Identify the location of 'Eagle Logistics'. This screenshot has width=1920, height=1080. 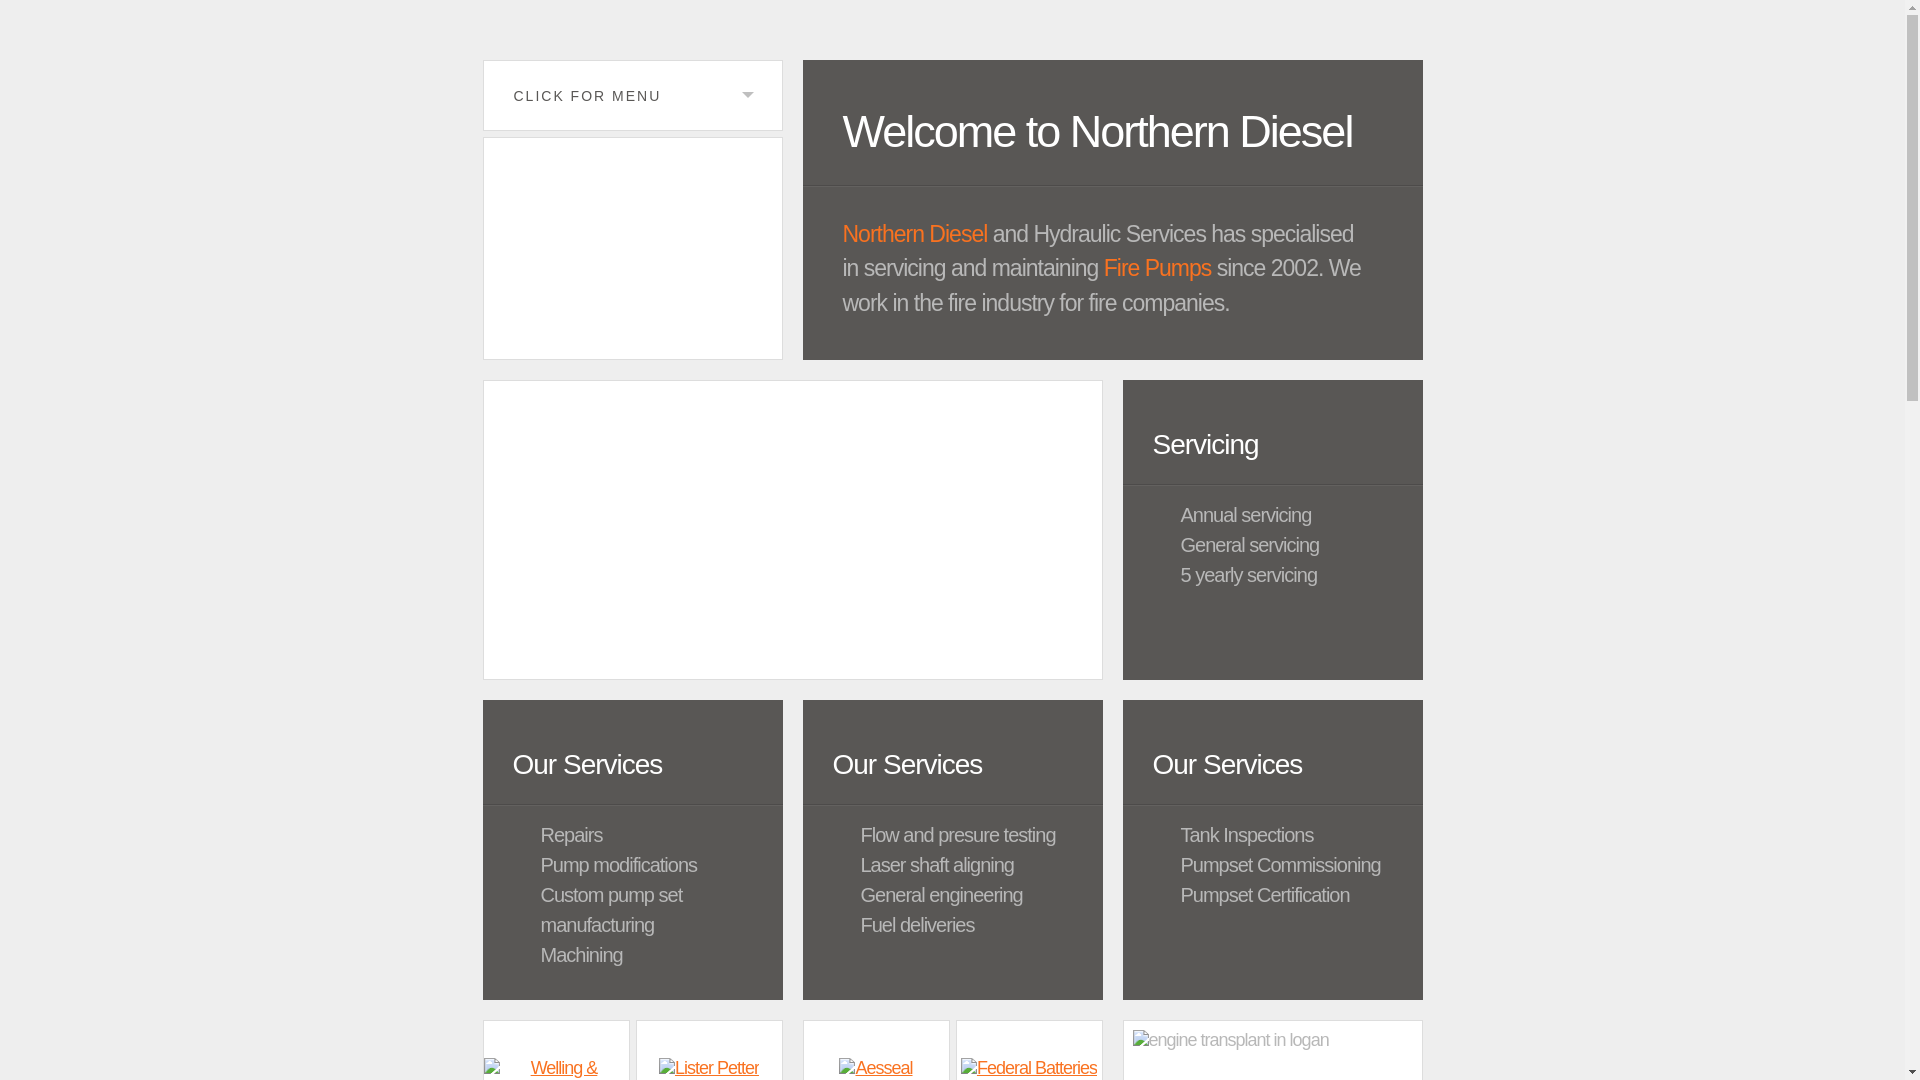
(631, 247).